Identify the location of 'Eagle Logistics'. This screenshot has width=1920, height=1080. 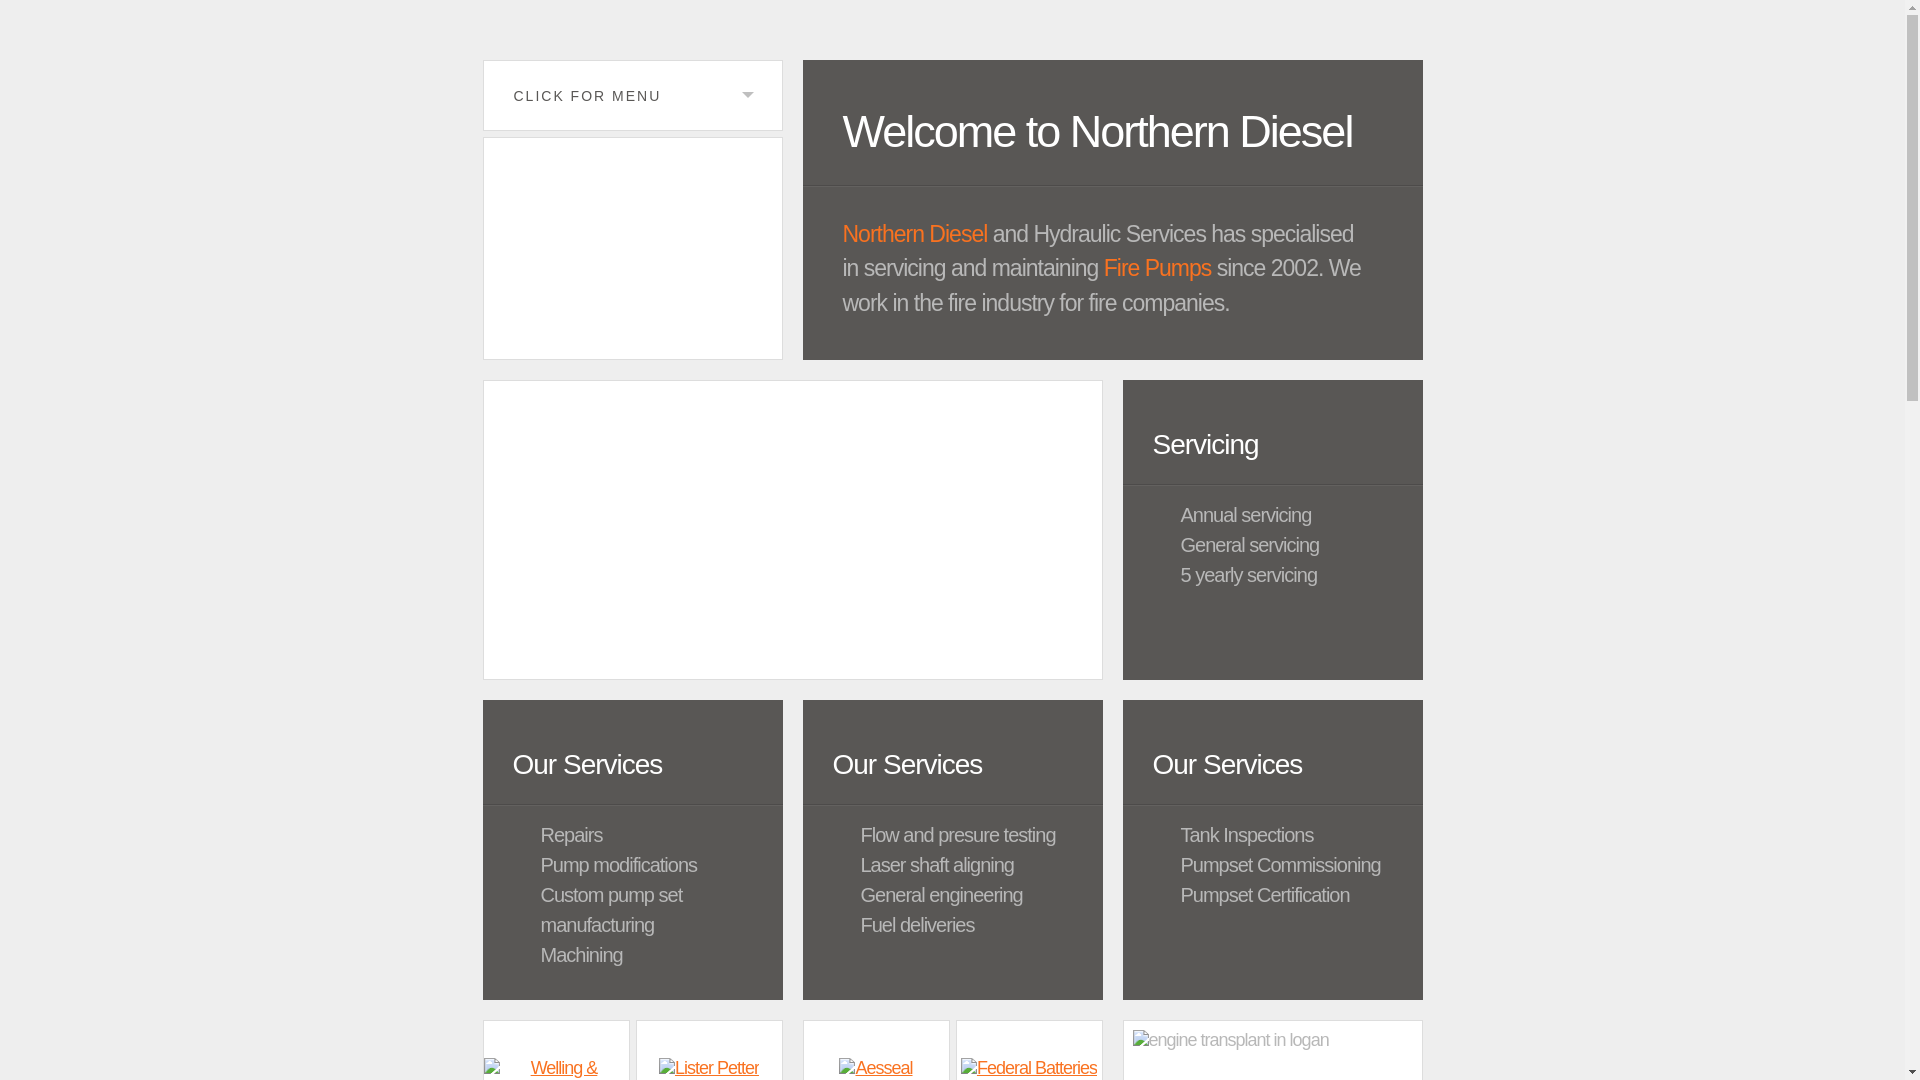
(631, 247).